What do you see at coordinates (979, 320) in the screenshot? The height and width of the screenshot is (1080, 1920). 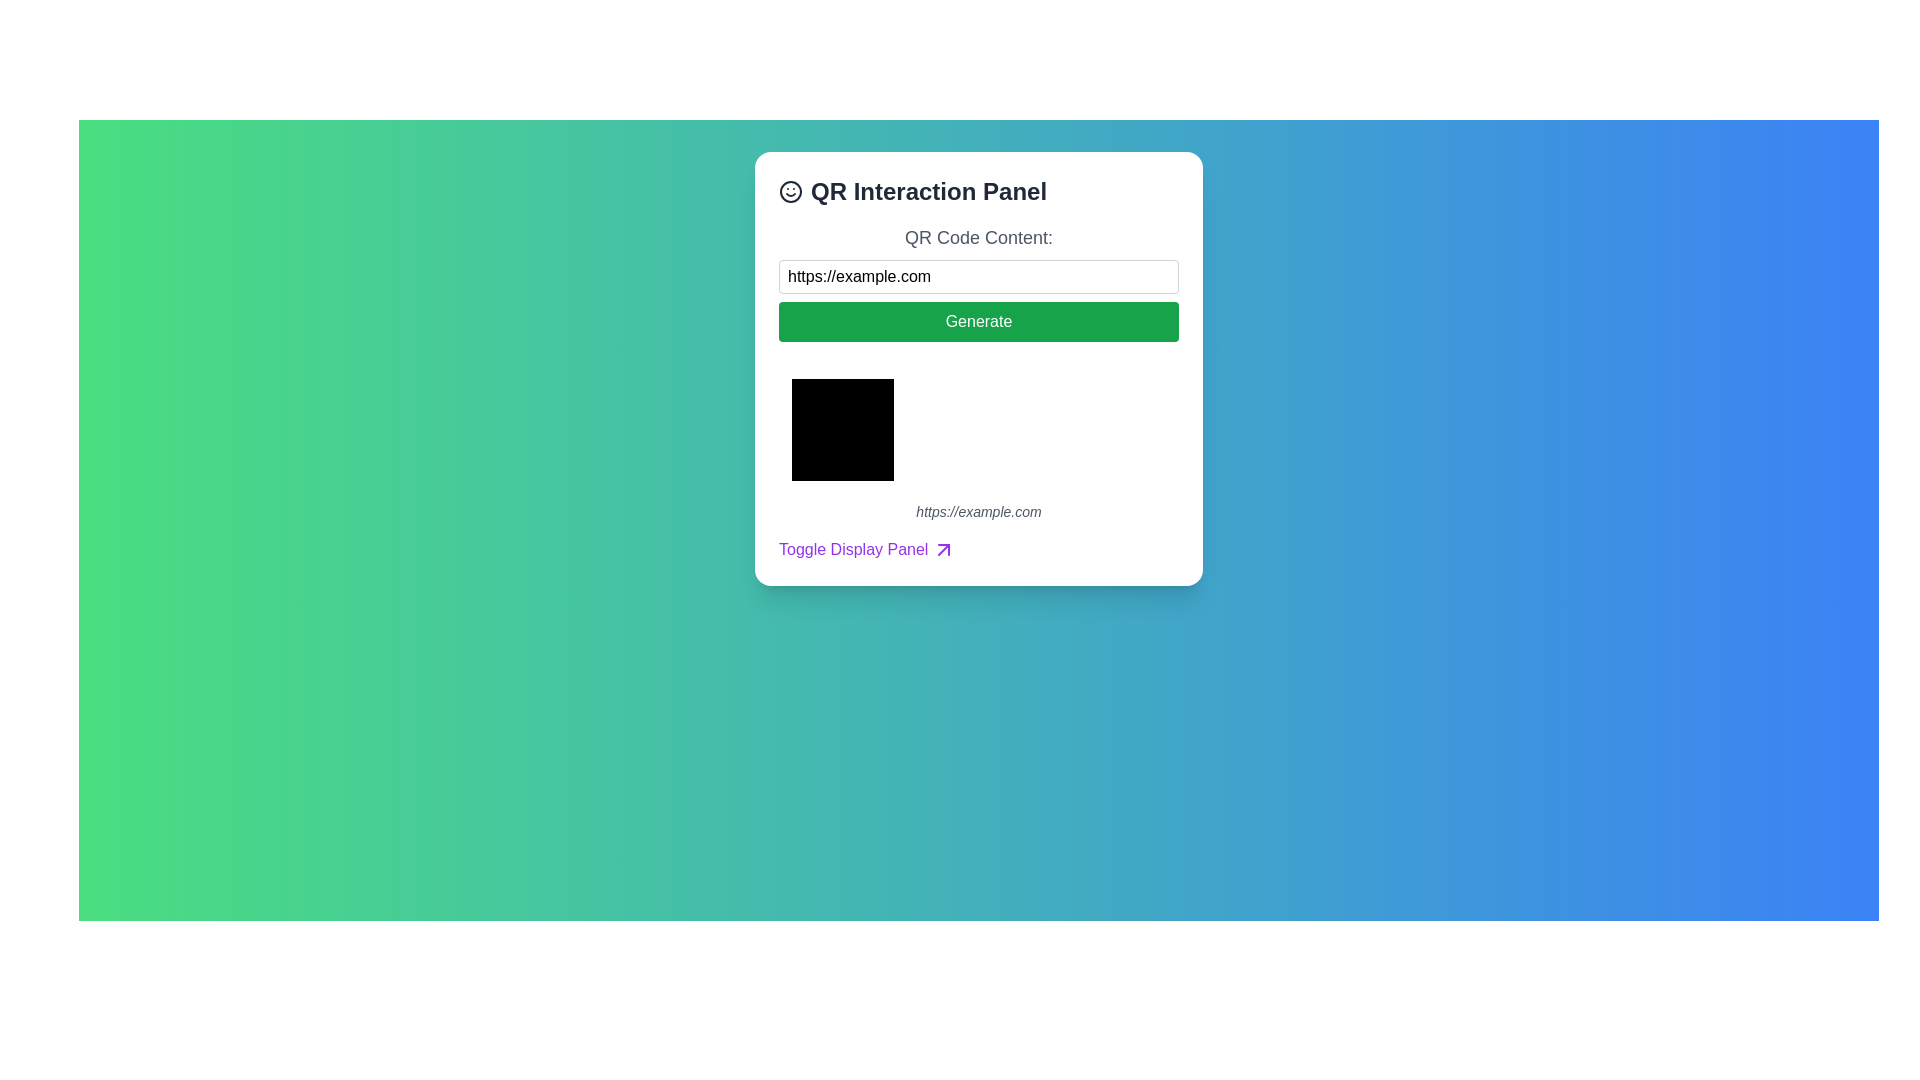 I see `the button that triggers QR code generation, located below the 'QR Code Content:' input field and above a placeholder for a QR code` at bounding box center [979, 320].